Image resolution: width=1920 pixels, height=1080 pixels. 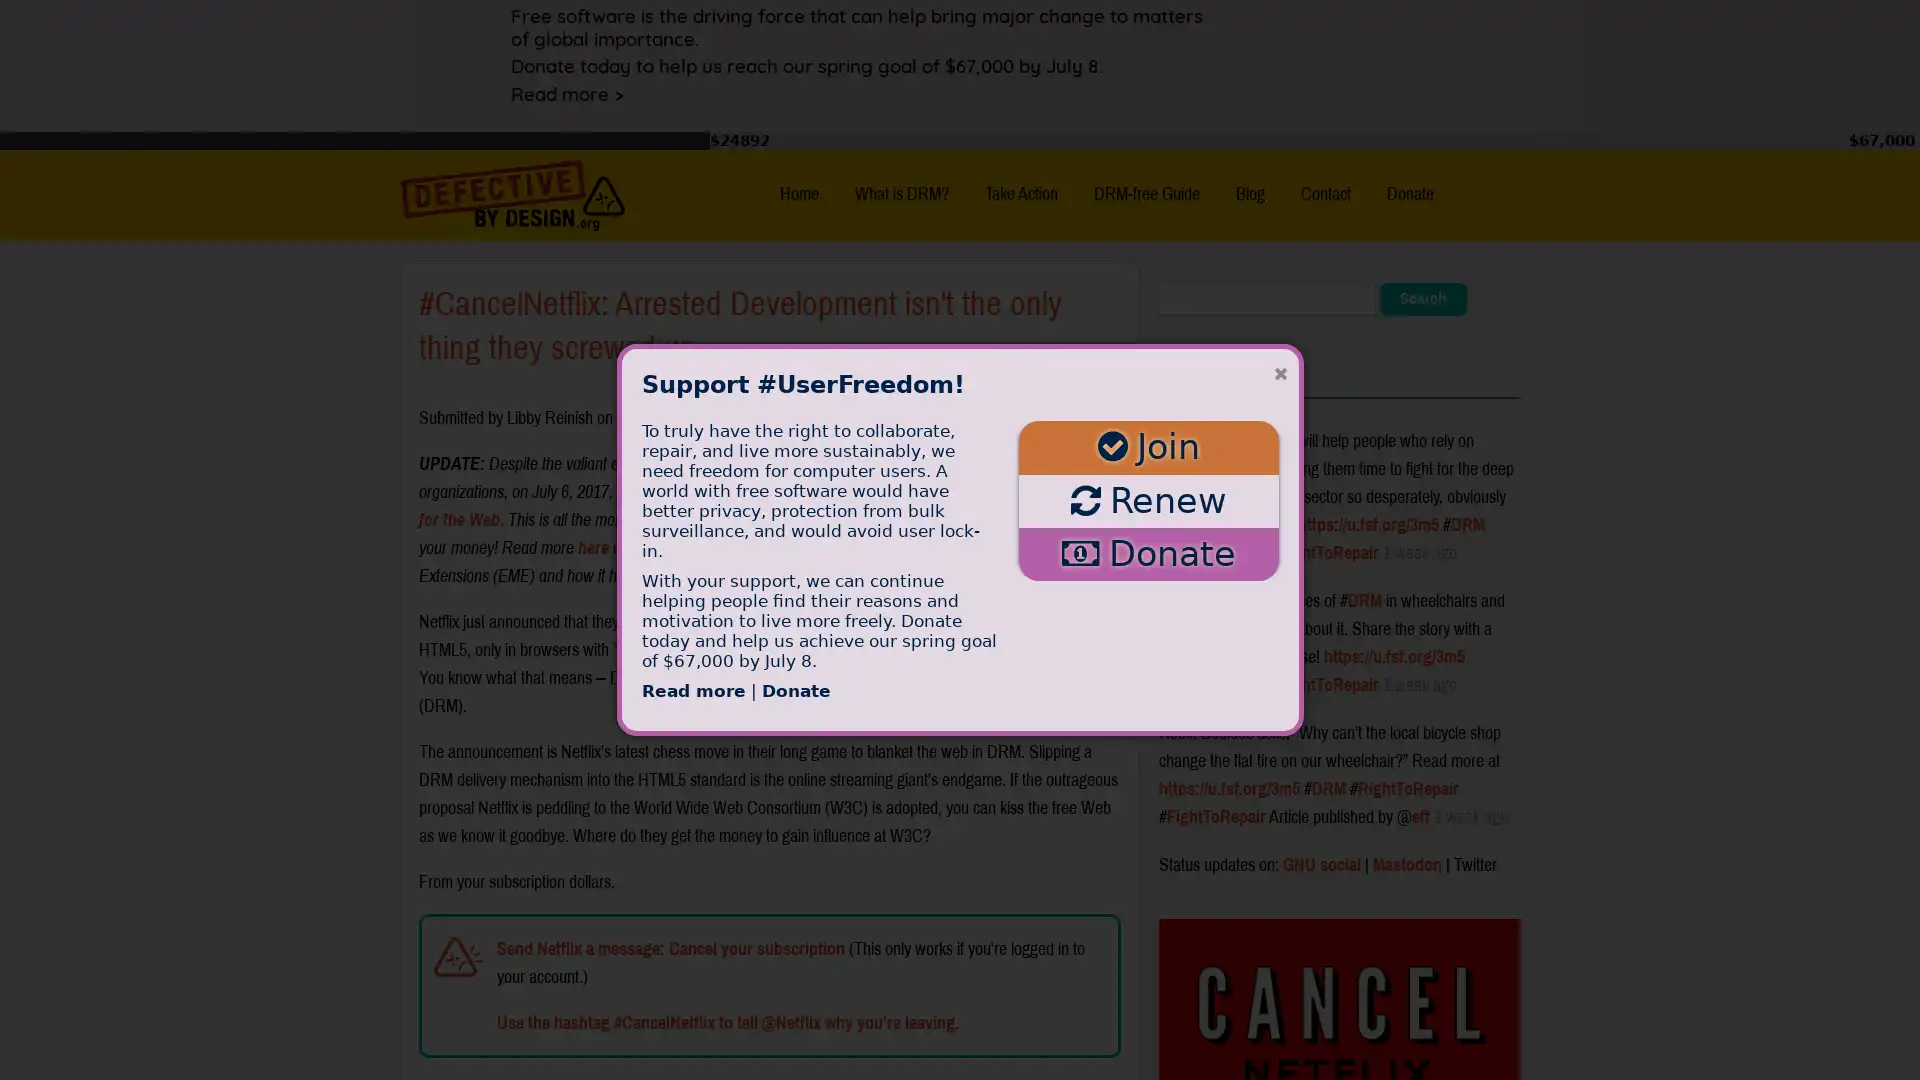 What do you see at coordinates (1421, 299) in the screenshot?
I see `Search` at bounding box center [1421, 299].